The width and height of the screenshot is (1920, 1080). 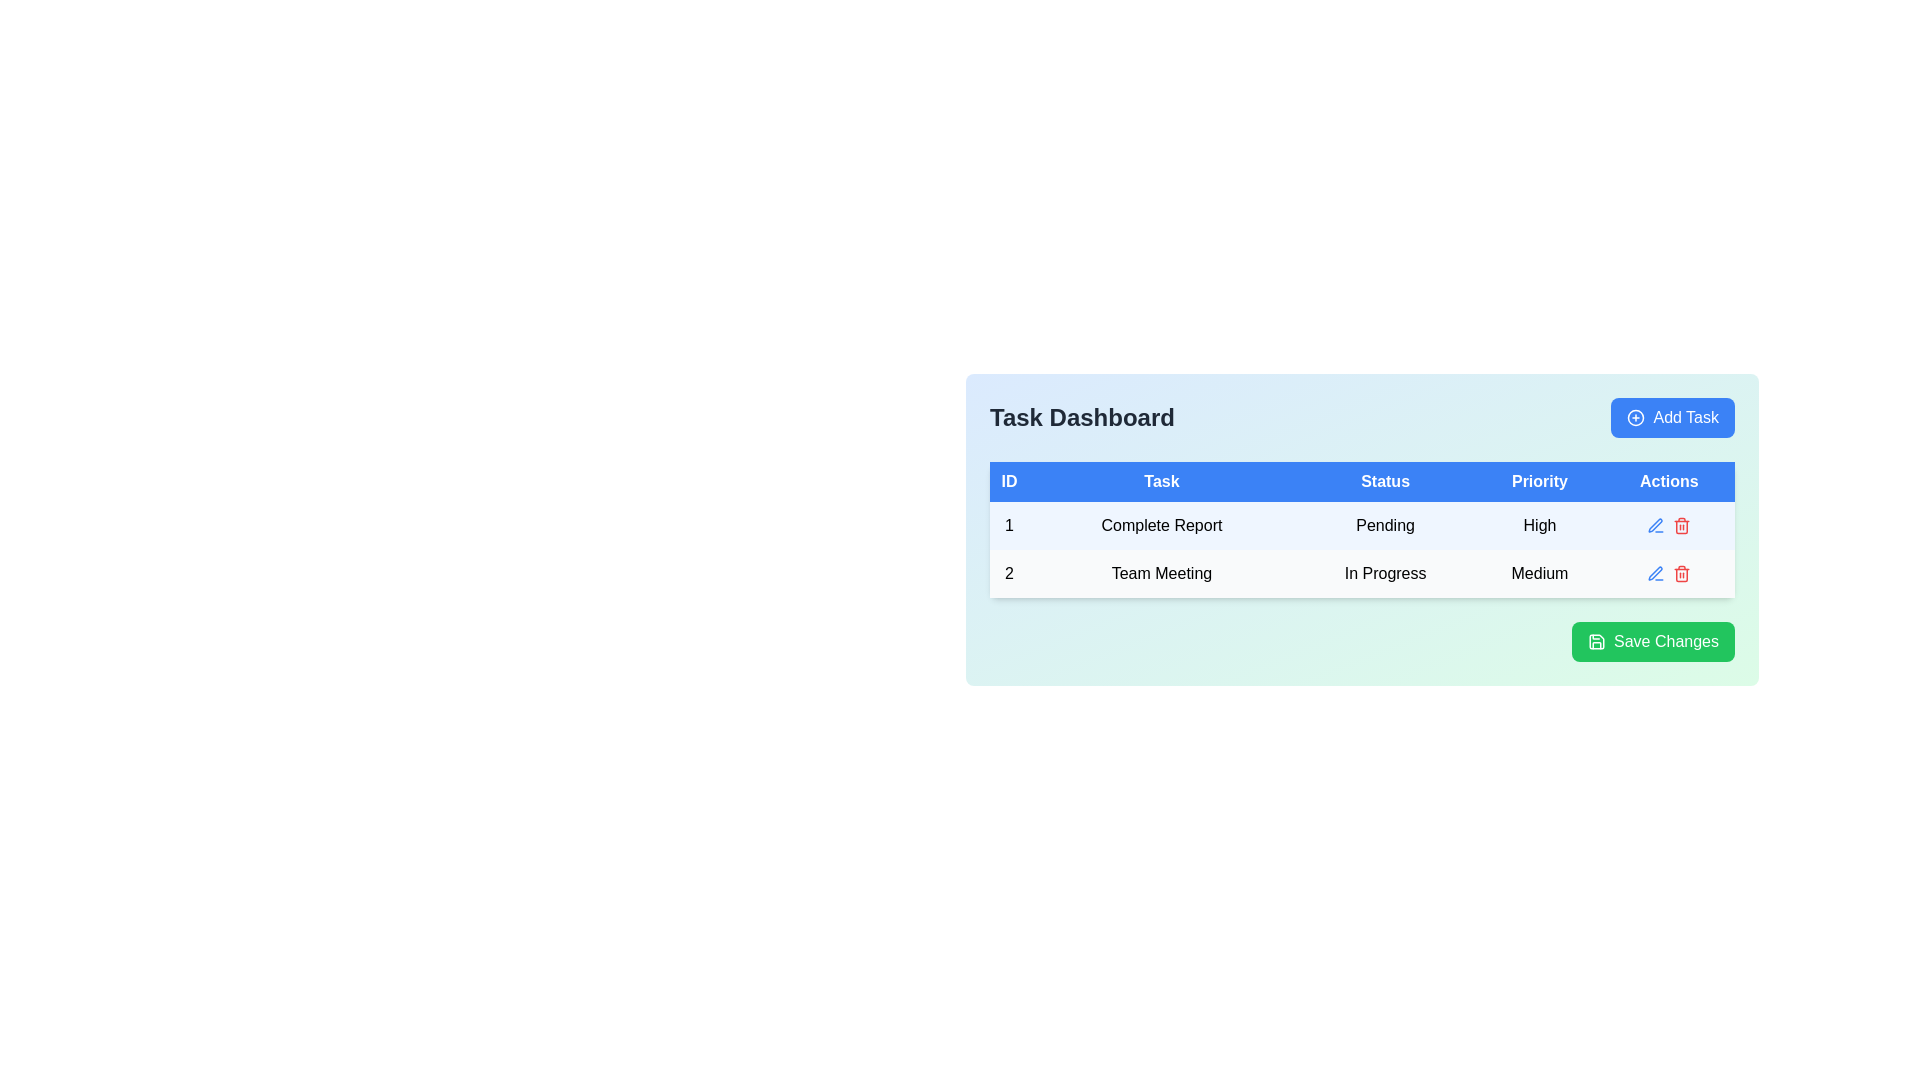 What do you see at coordinates (1384, 524) in the screenshot?
I see `the static label displaying 'Pending' in the table, located in the third column of the first row under the 'Status' header` at bounding box center [1384, 524].